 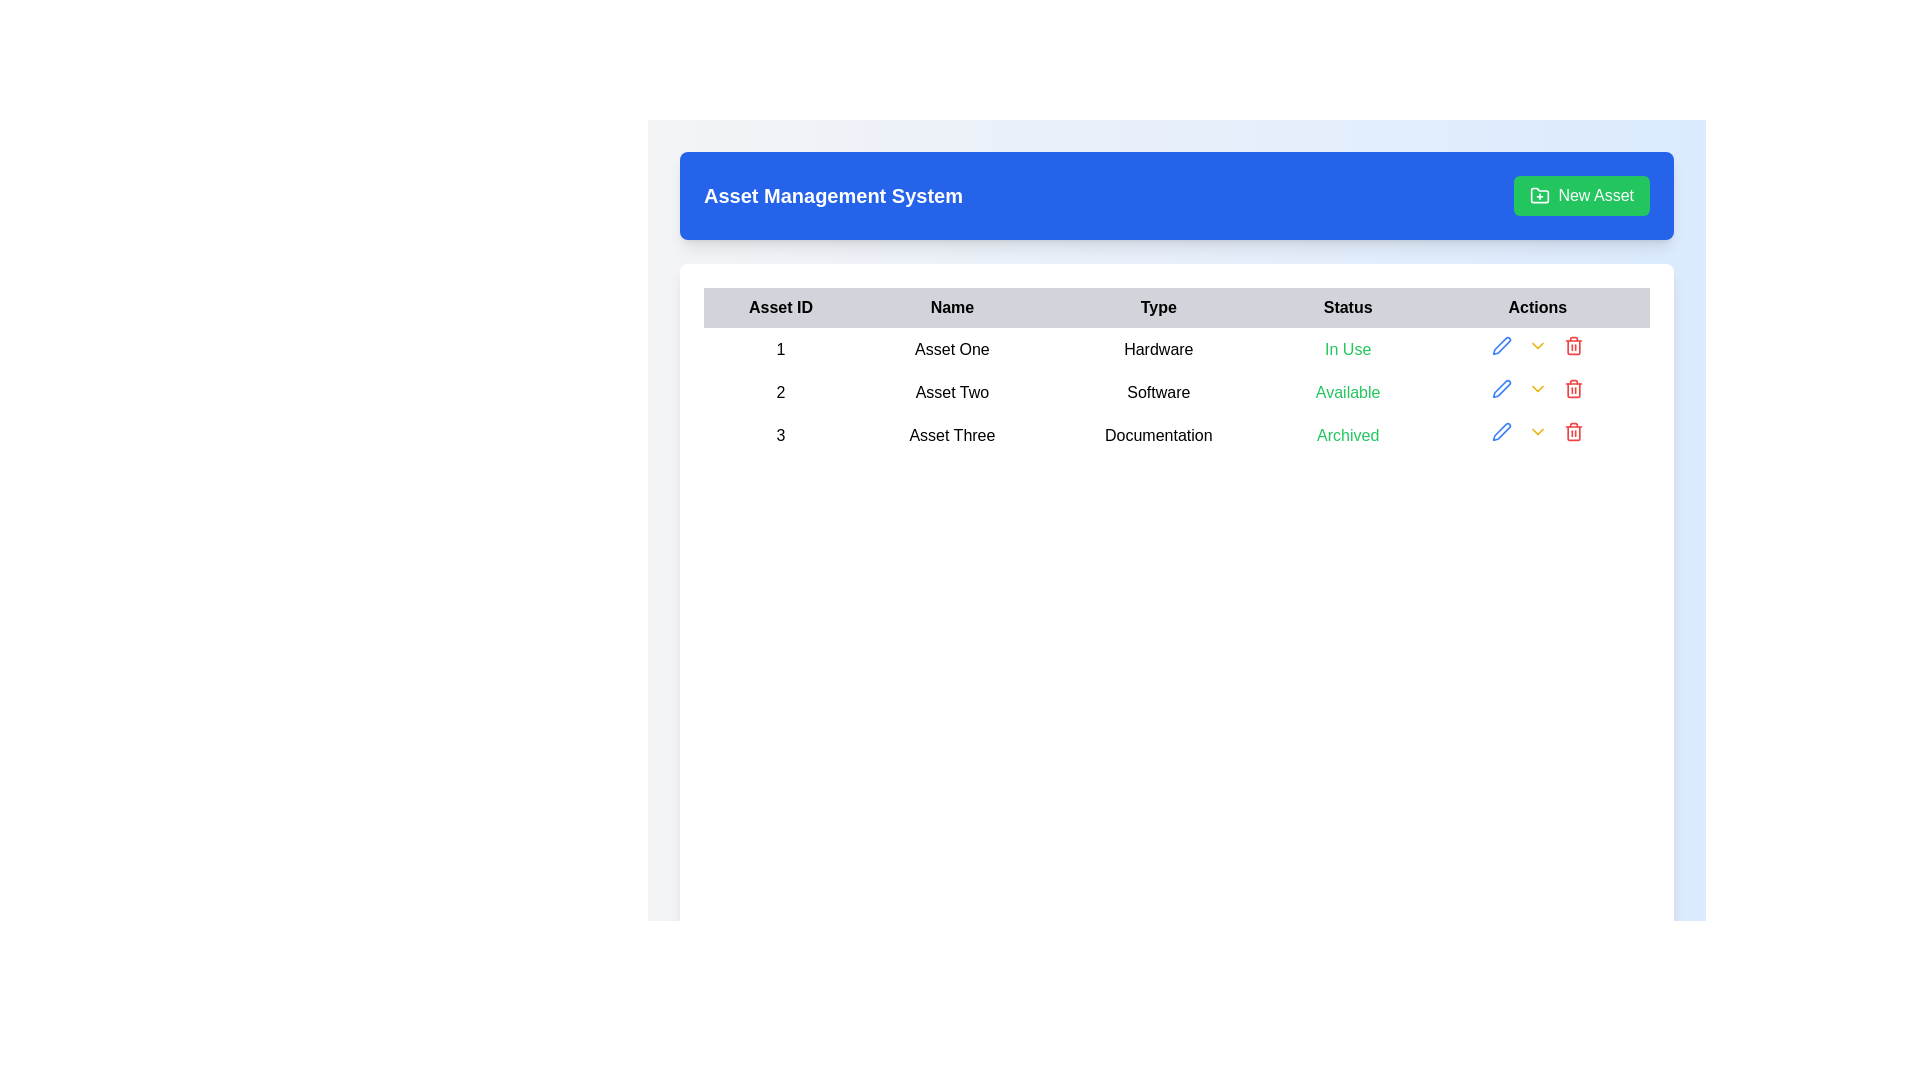 I want to click on the 'Create New Asset' button, which is located on the right side of the 'Asset Management System' title bar, so click(x=1581, y=196).